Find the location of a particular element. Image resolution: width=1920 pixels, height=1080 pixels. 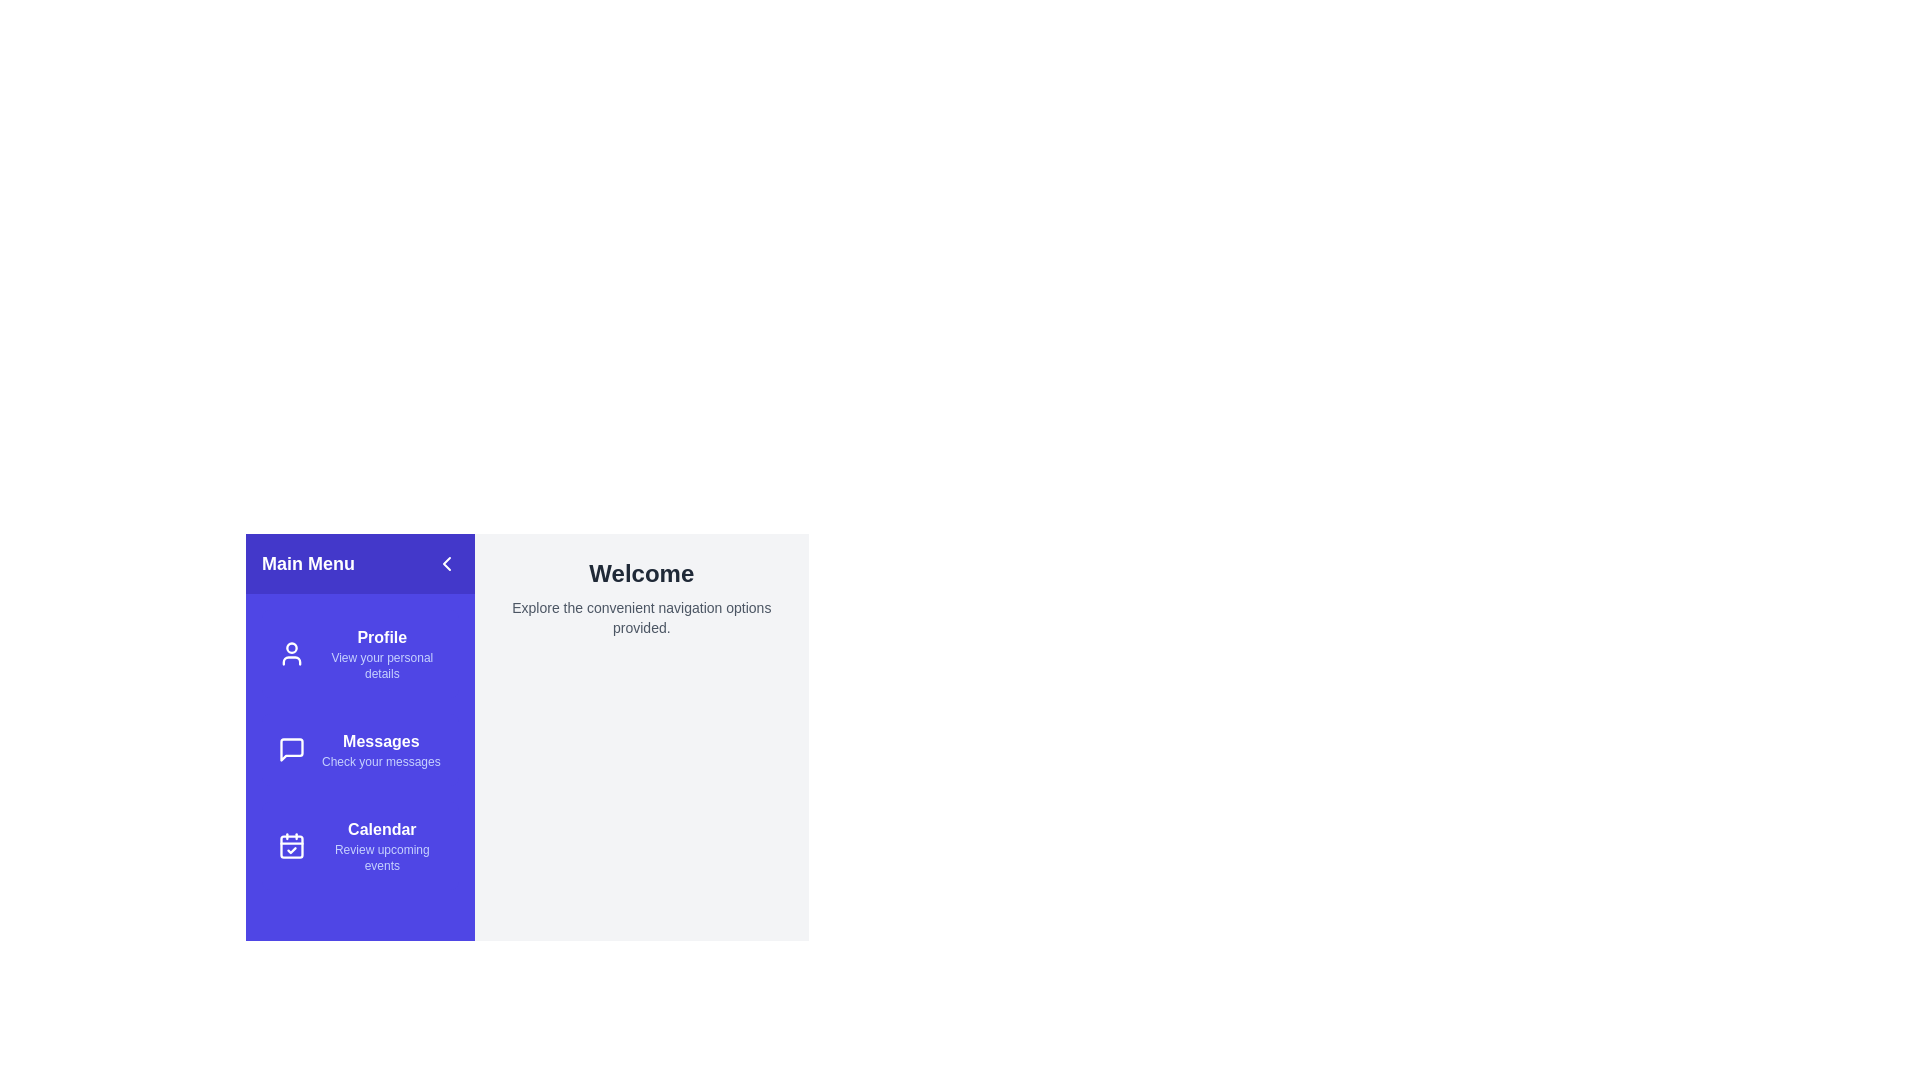

the icon associated with Profile to reveal its tooltip is located at coordinates (291, 654).